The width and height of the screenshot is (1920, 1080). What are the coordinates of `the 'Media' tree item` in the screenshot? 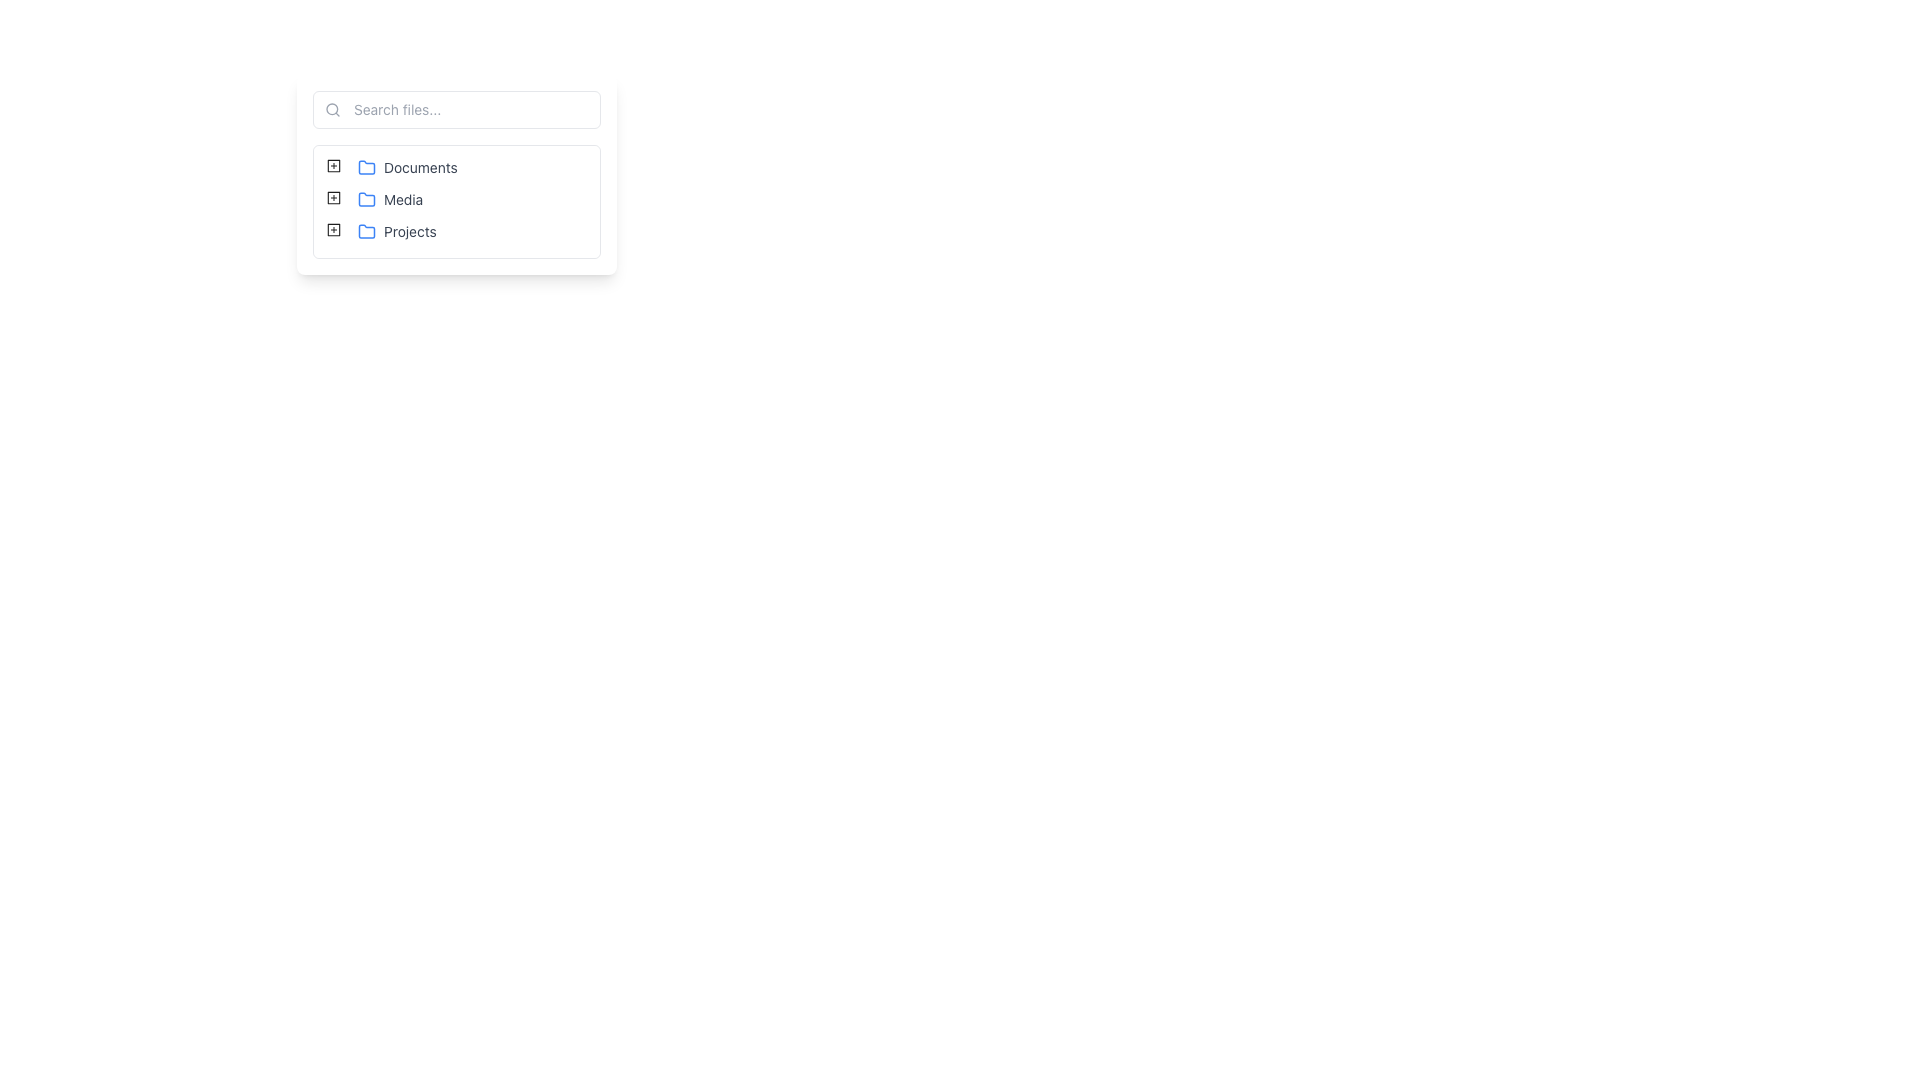 It's located at (455, 201).